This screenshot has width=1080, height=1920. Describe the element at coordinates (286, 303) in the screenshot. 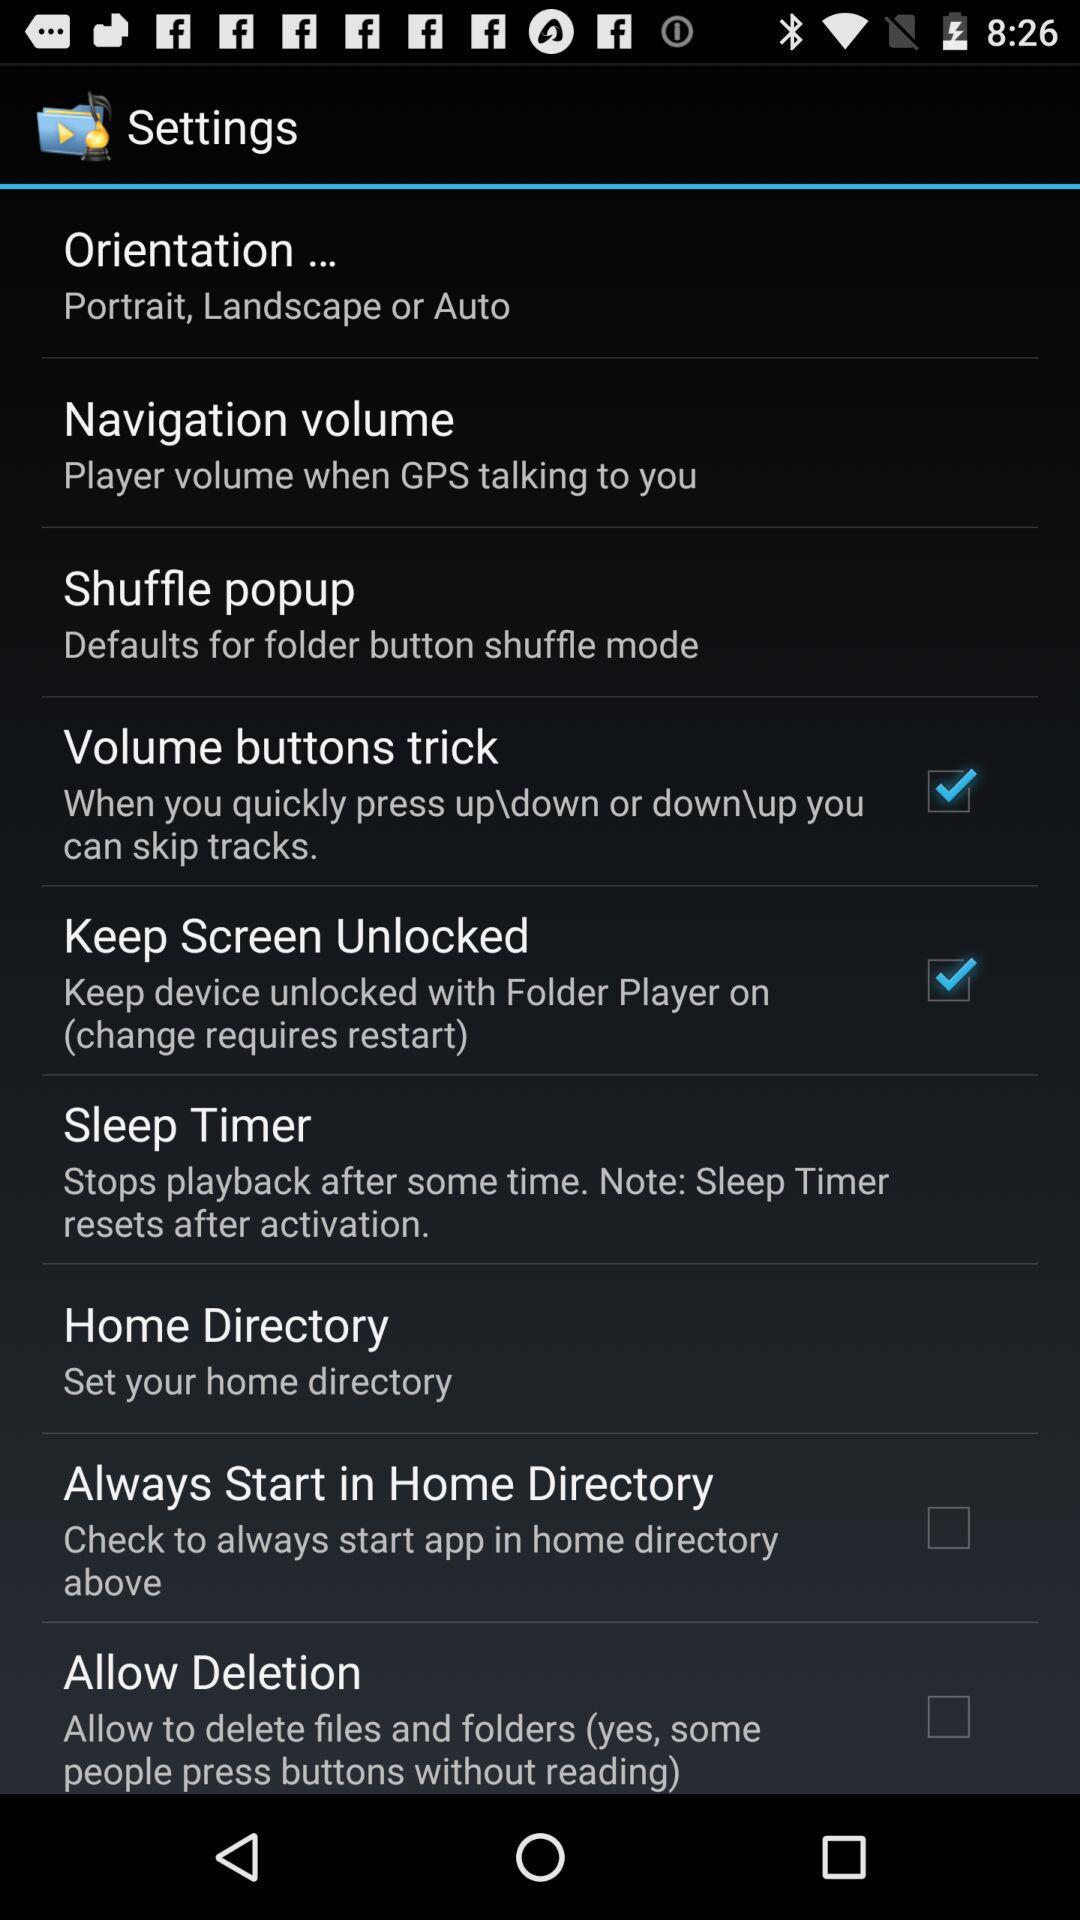

I see `portrait landscape or item` at that location.